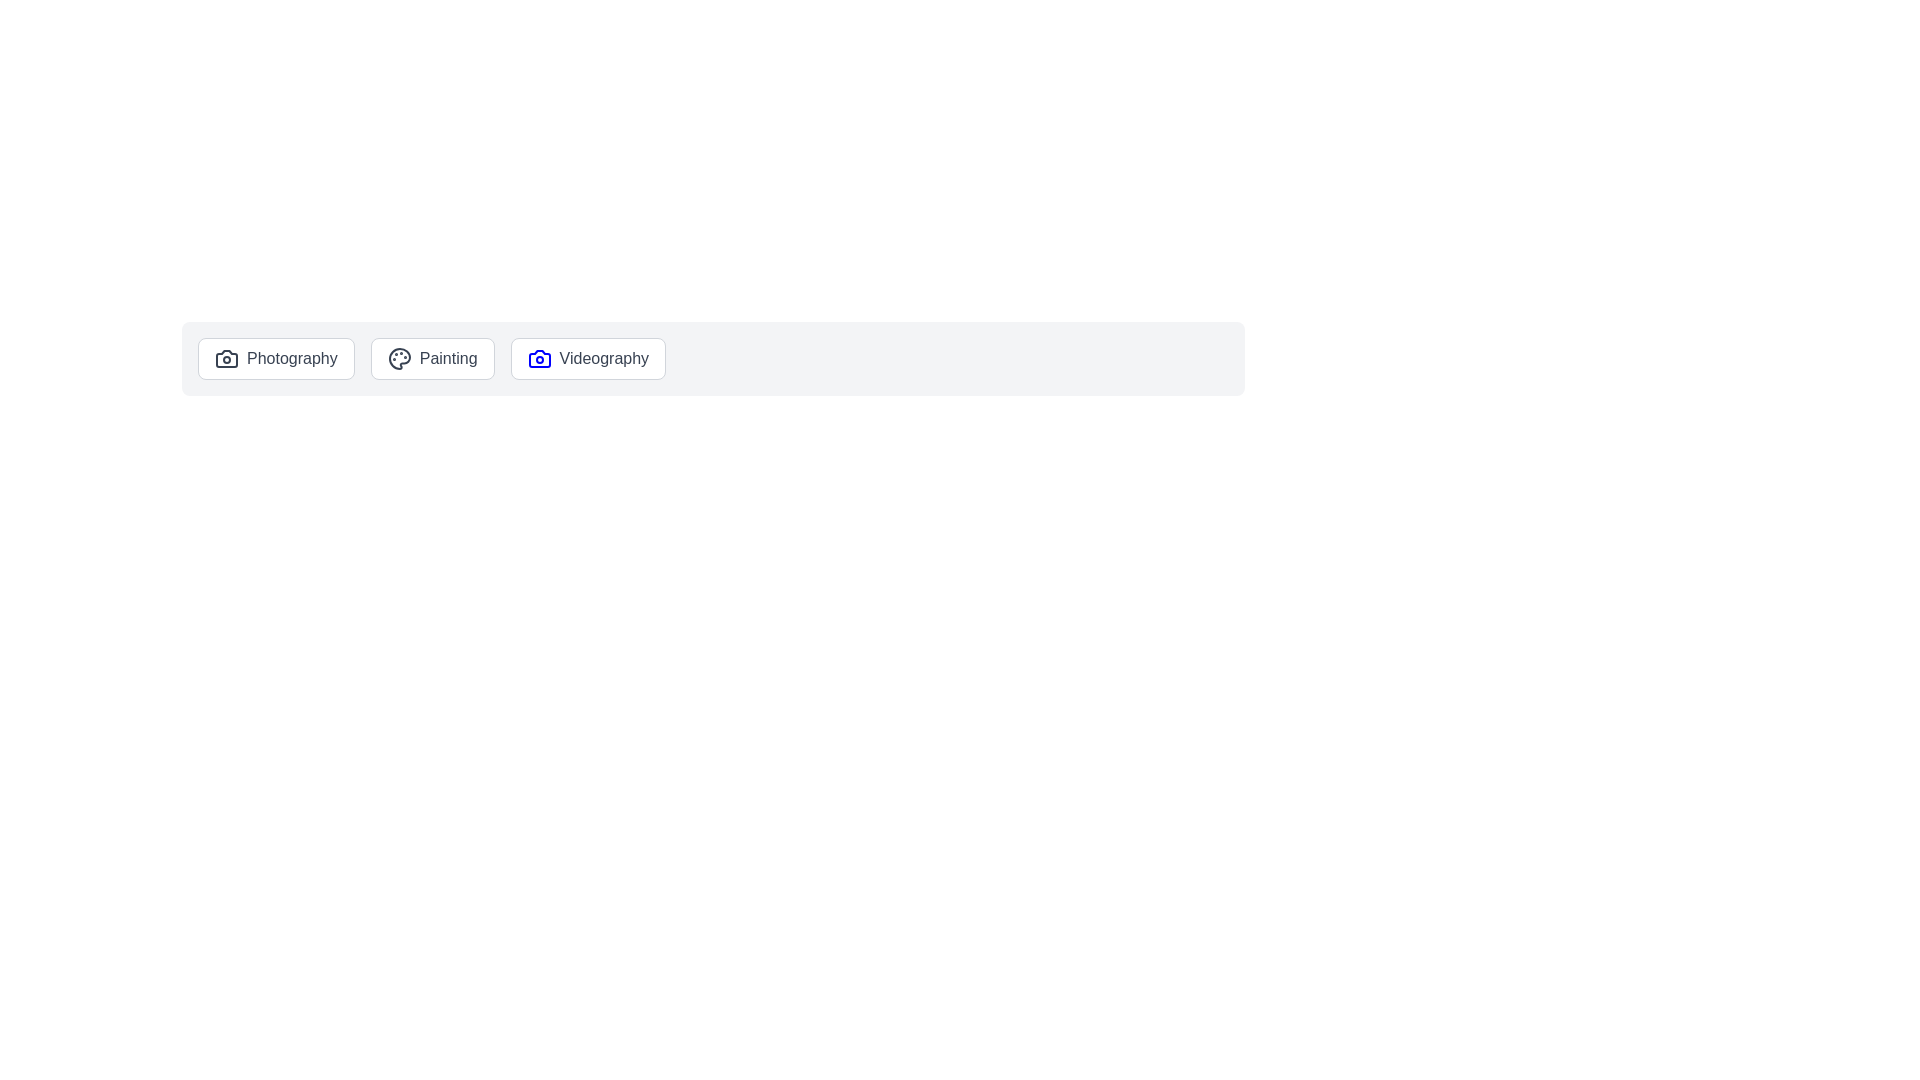 Image resolution: width=1920 pixels, height=1080 pixels. What do you see at coordinates (431, 357) in the screenshot?
I see `the chip labeled Painting to observe its hover effects` at bounding box center [431, 357].